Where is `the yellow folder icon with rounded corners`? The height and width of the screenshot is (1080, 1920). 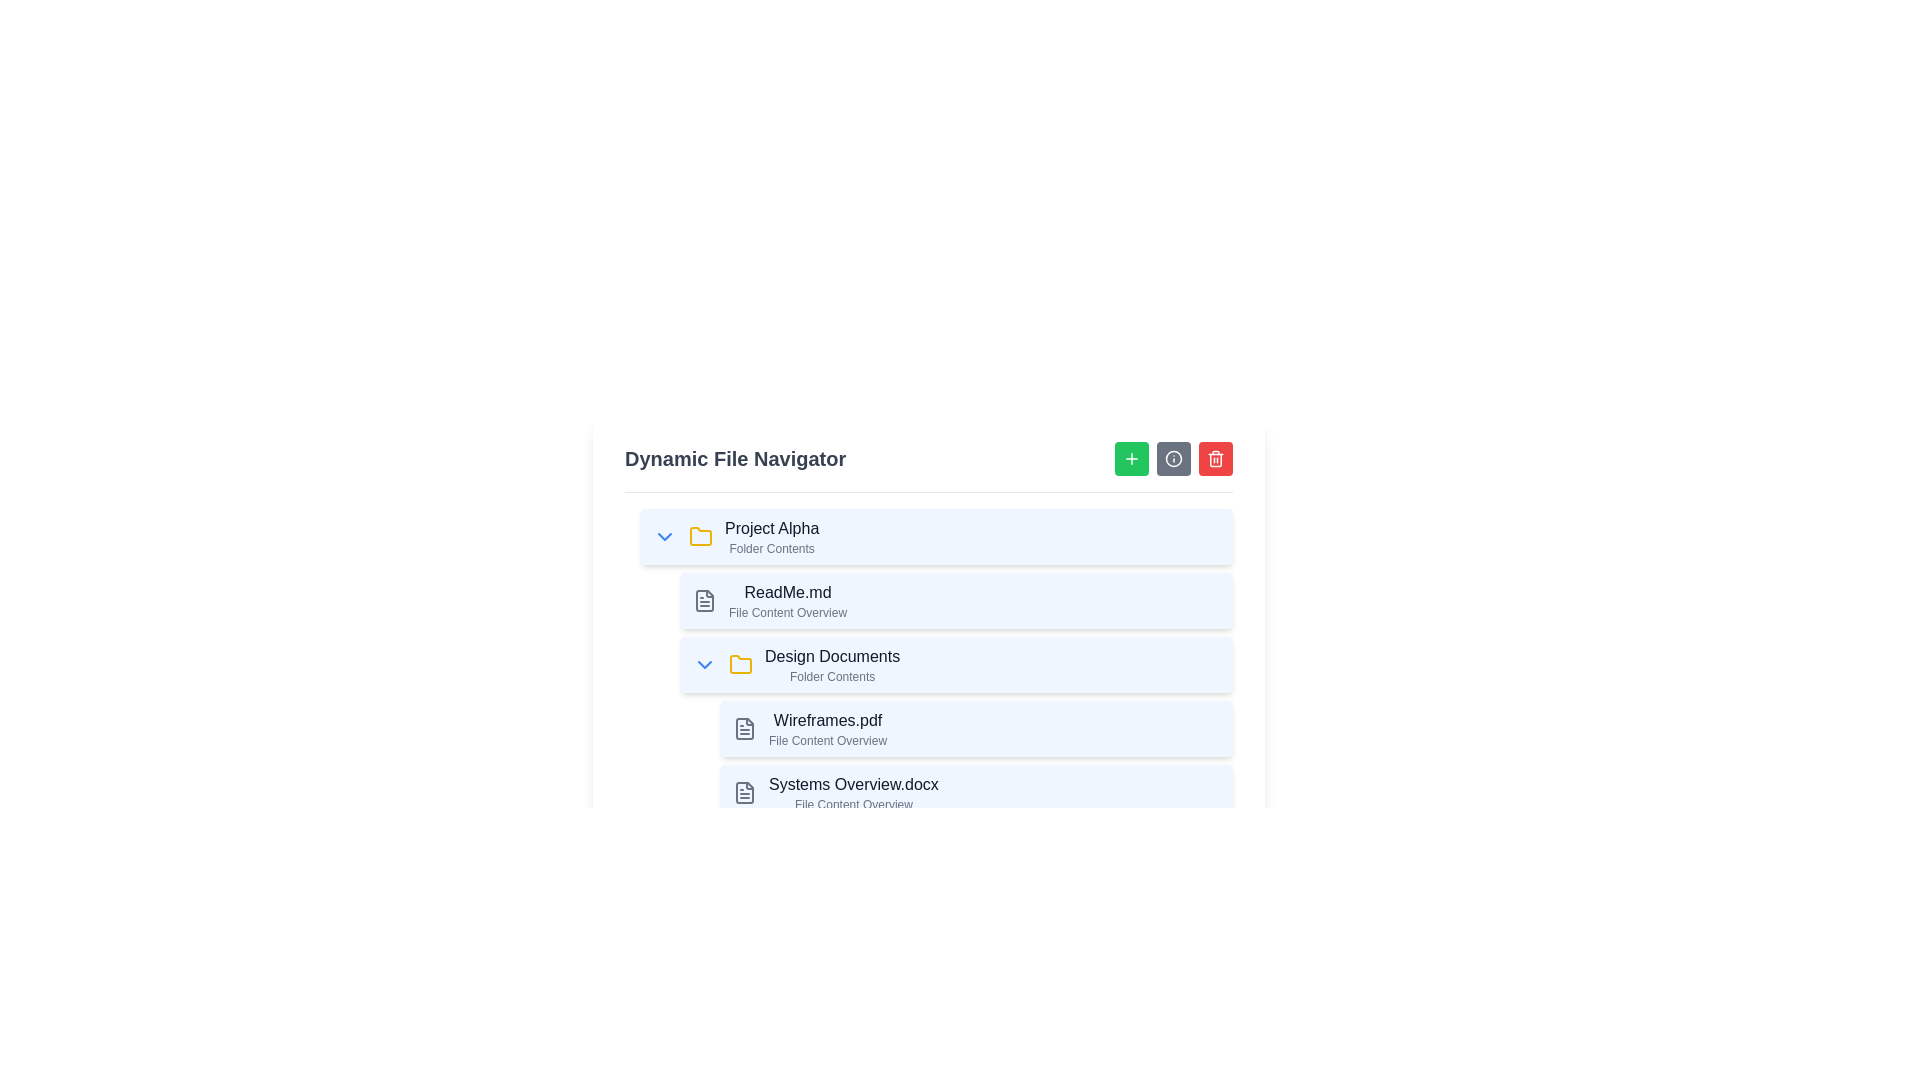
the yellow folder icon with rounded corners is located at coordinates (739, 664).